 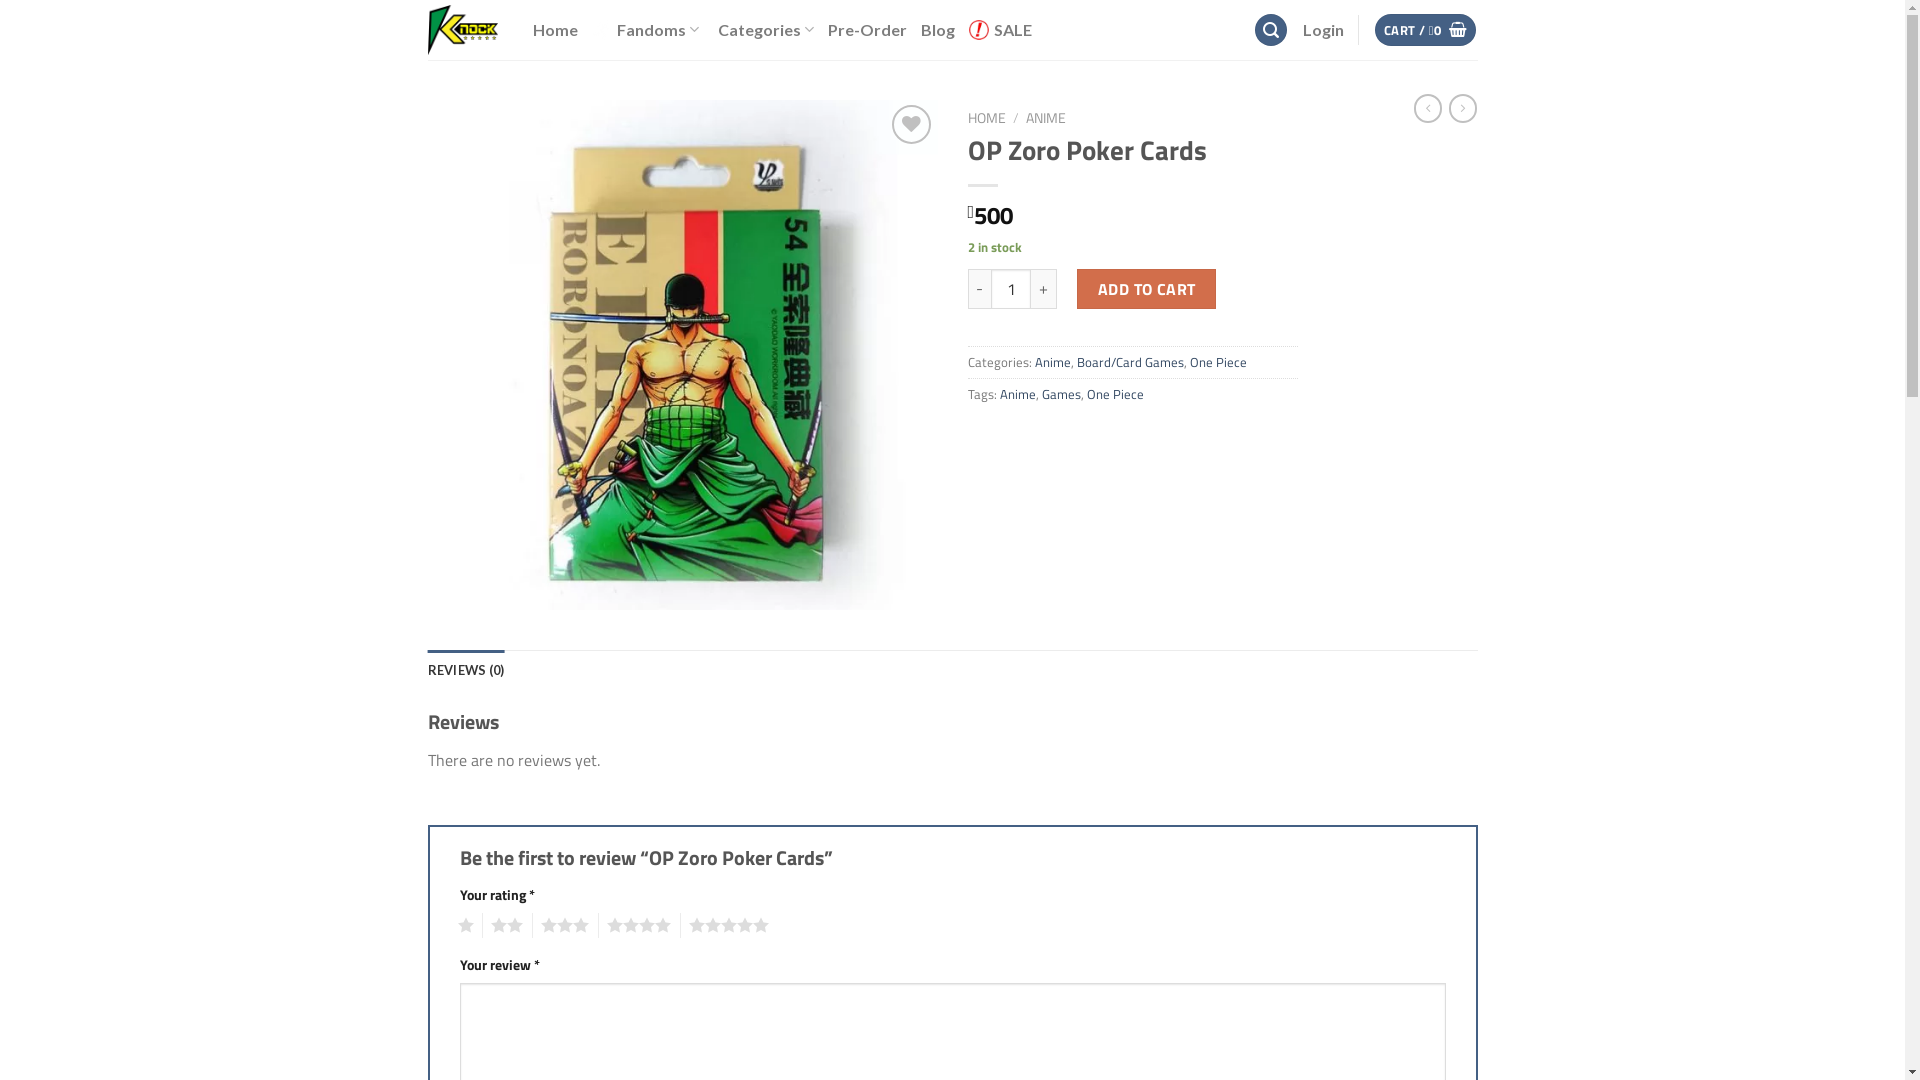 I want to click on 'Games', so click(x=1060, y=393).